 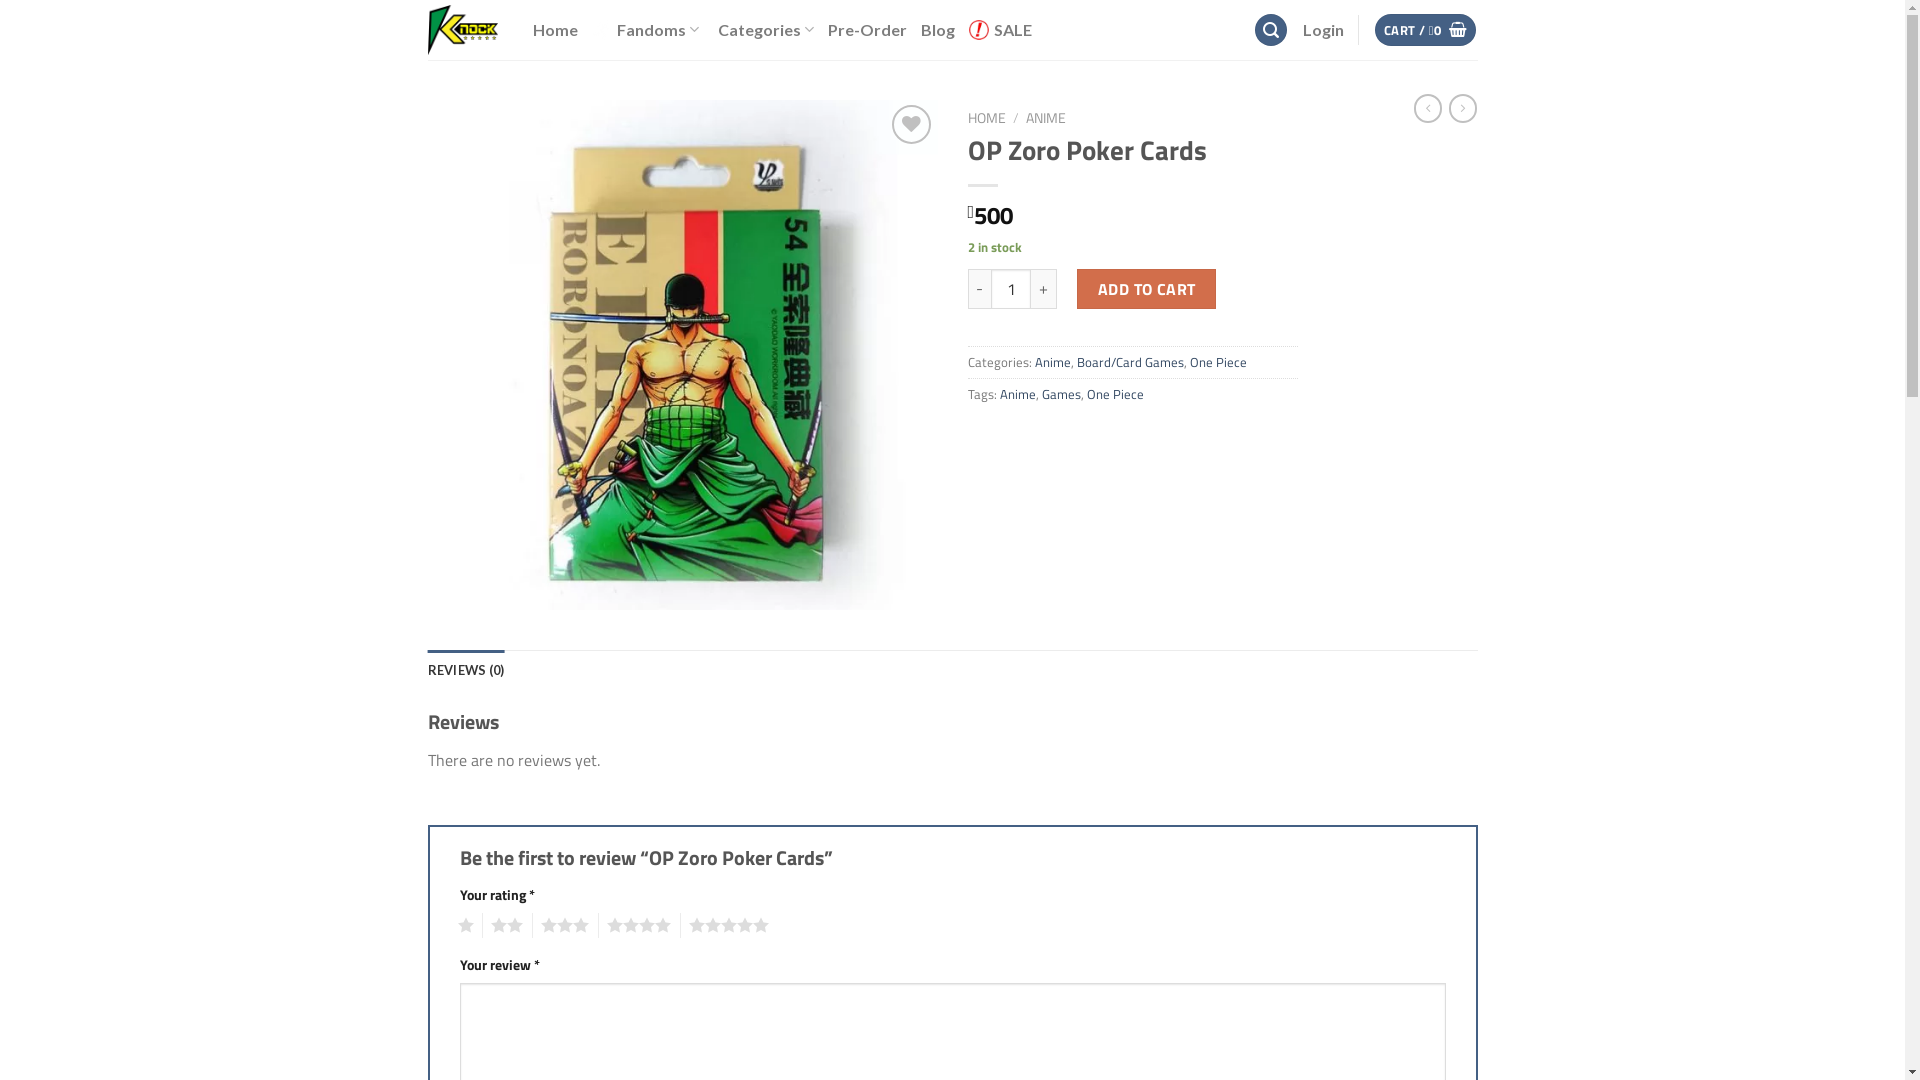 I want to click on 'Games', so click(x=1060, y=393).